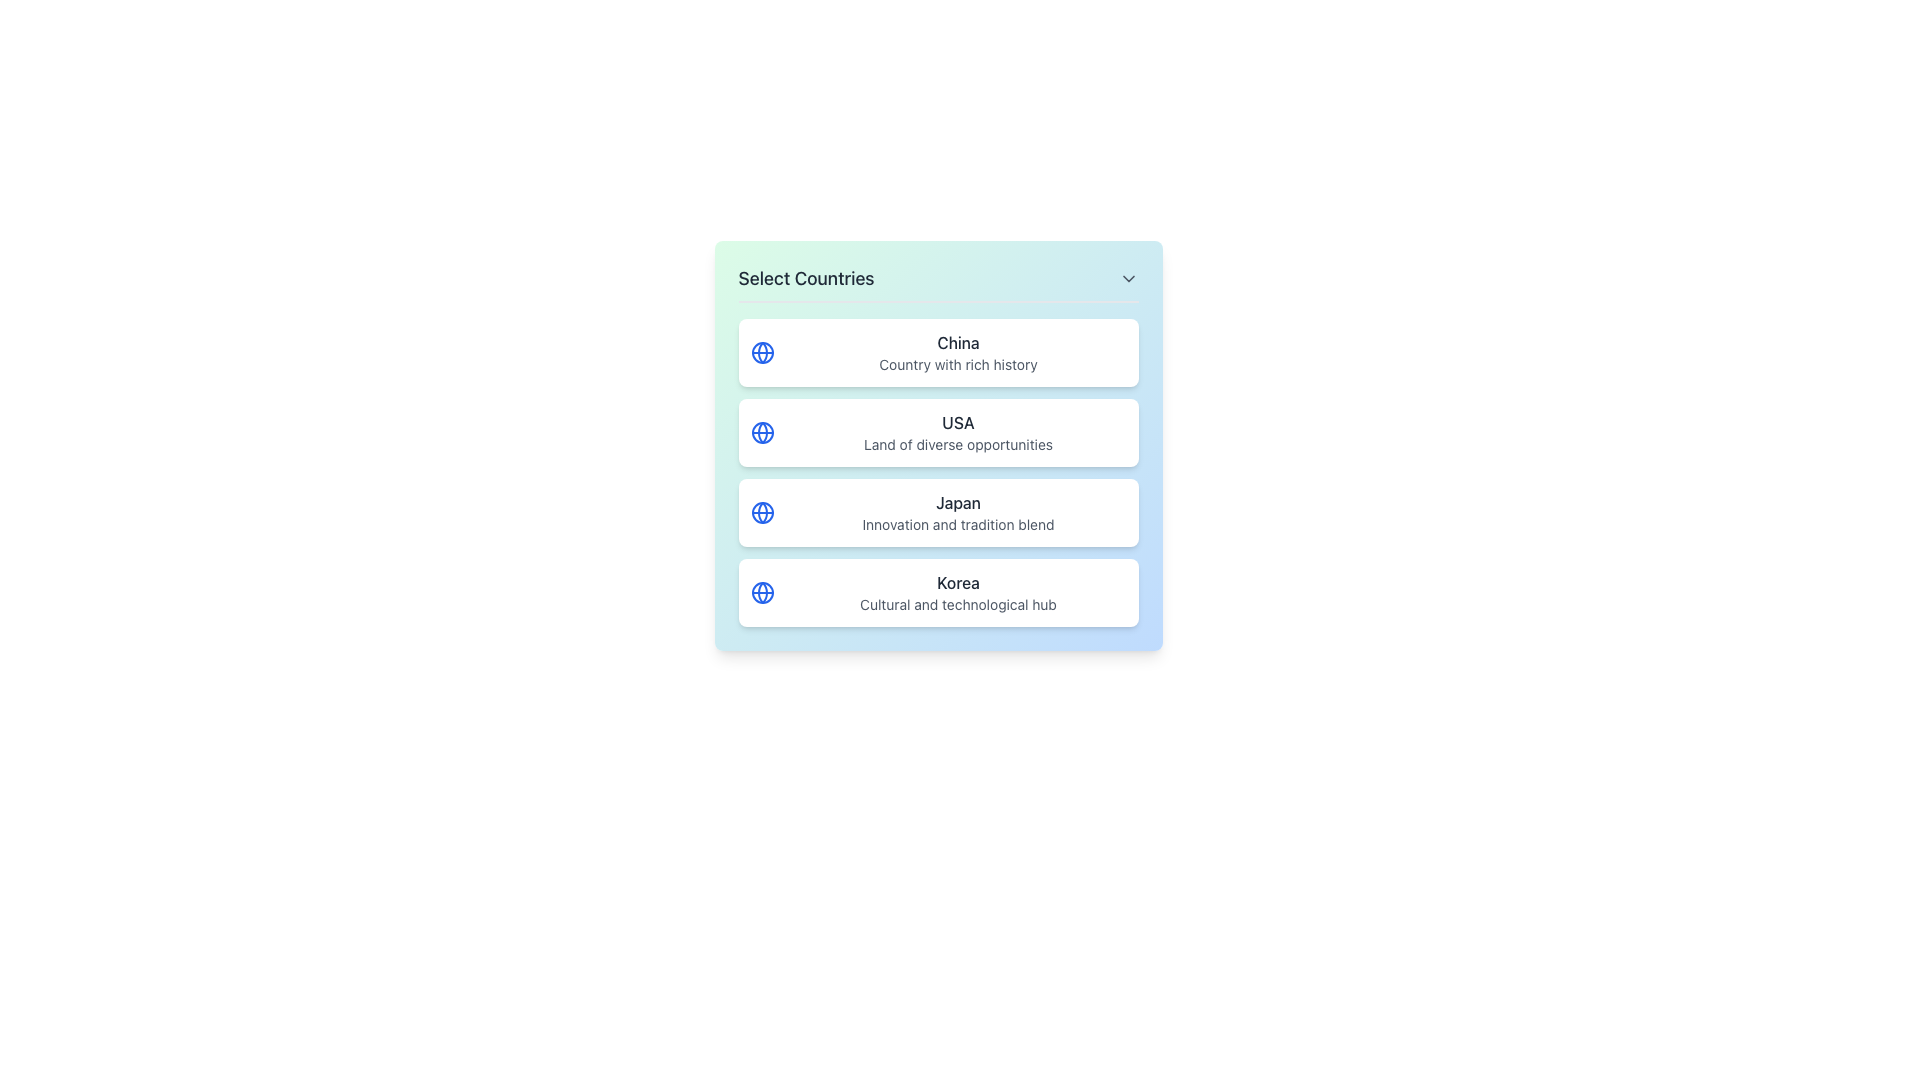 This screenshot has height=1080, width=1920. Describe the element at coordinates (761, 592) in the screenshot. I see `the Globe icon which represents the global concept related to 'Korea', located to the left of the text 'Korea' and 'Cultural and technological hub'` at that location.